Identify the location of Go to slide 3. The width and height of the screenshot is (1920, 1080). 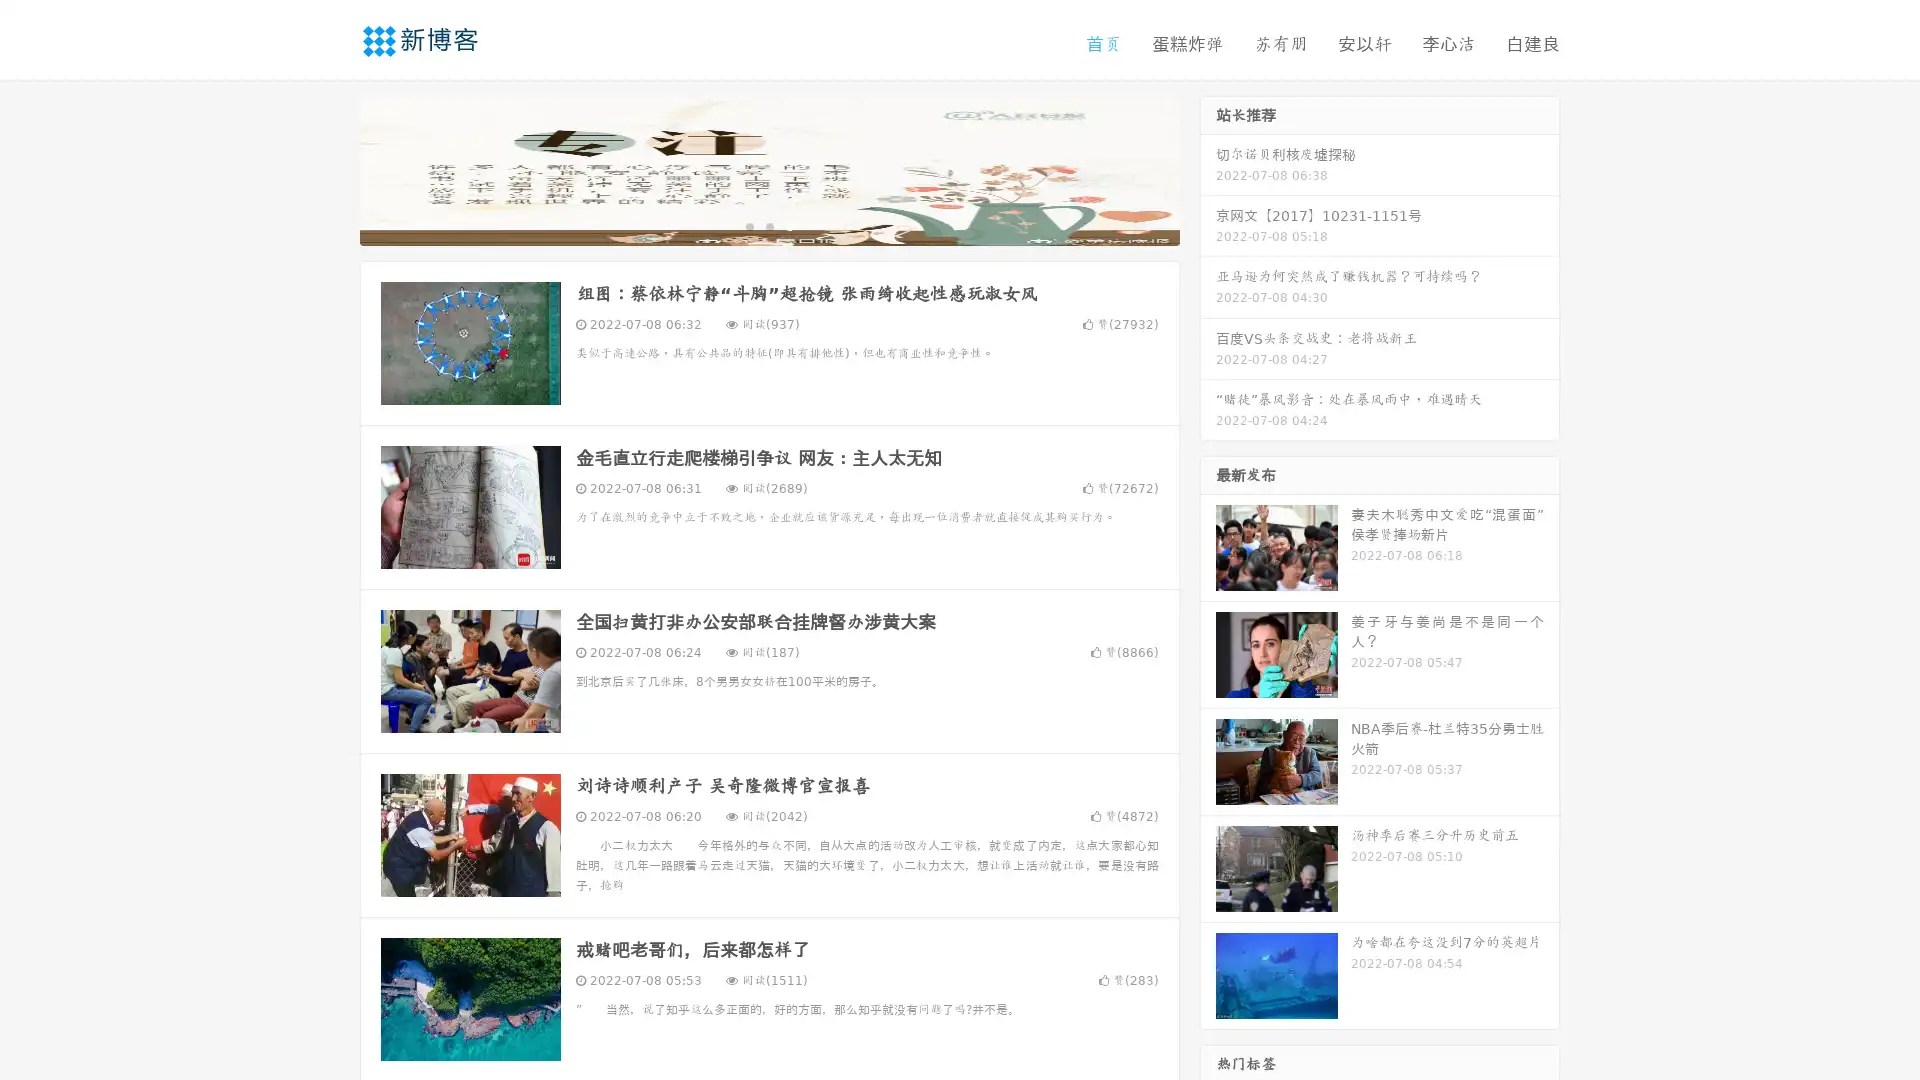
(789, 225).